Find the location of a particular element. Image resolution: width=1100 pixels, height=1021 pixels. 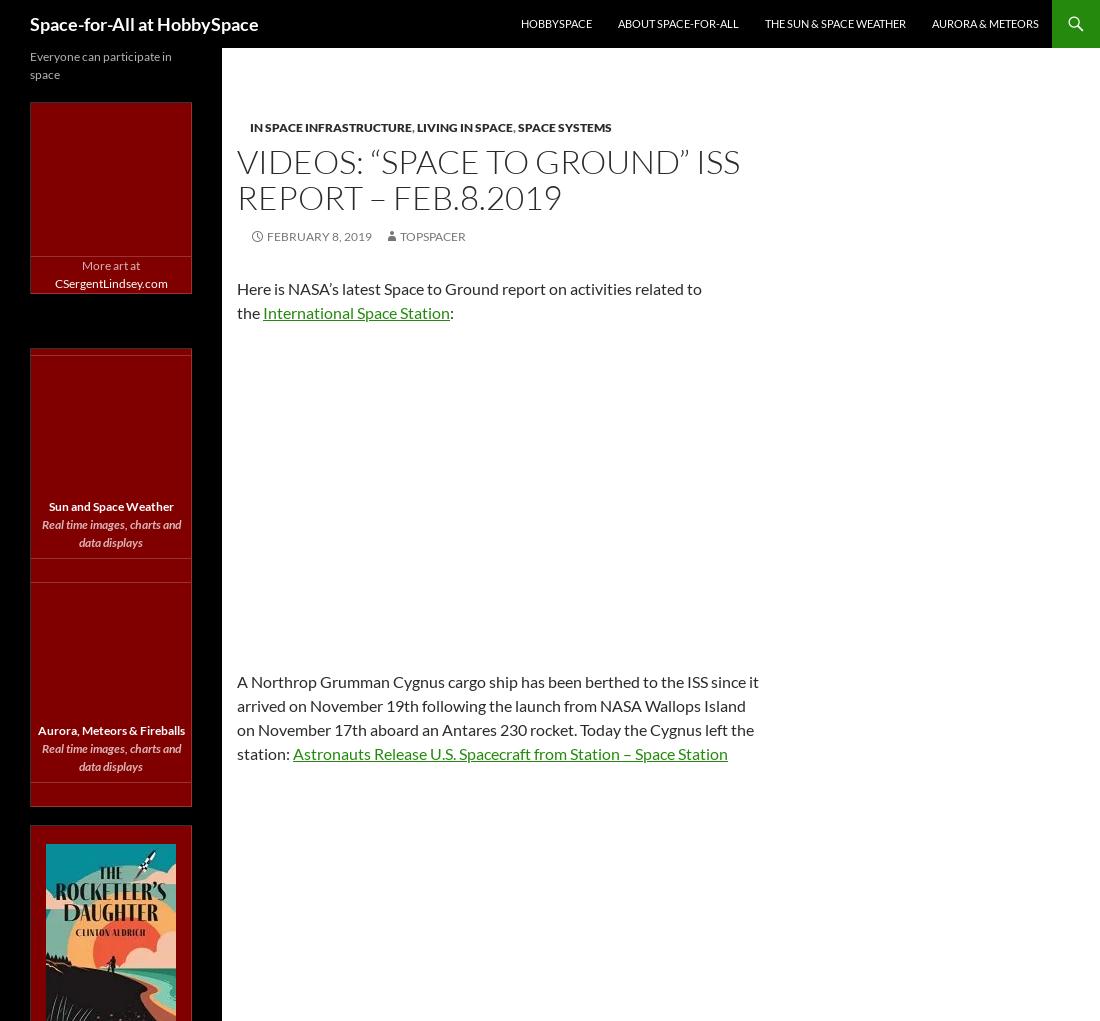

'February 8, 2019' is located at coordinates (318, 235).